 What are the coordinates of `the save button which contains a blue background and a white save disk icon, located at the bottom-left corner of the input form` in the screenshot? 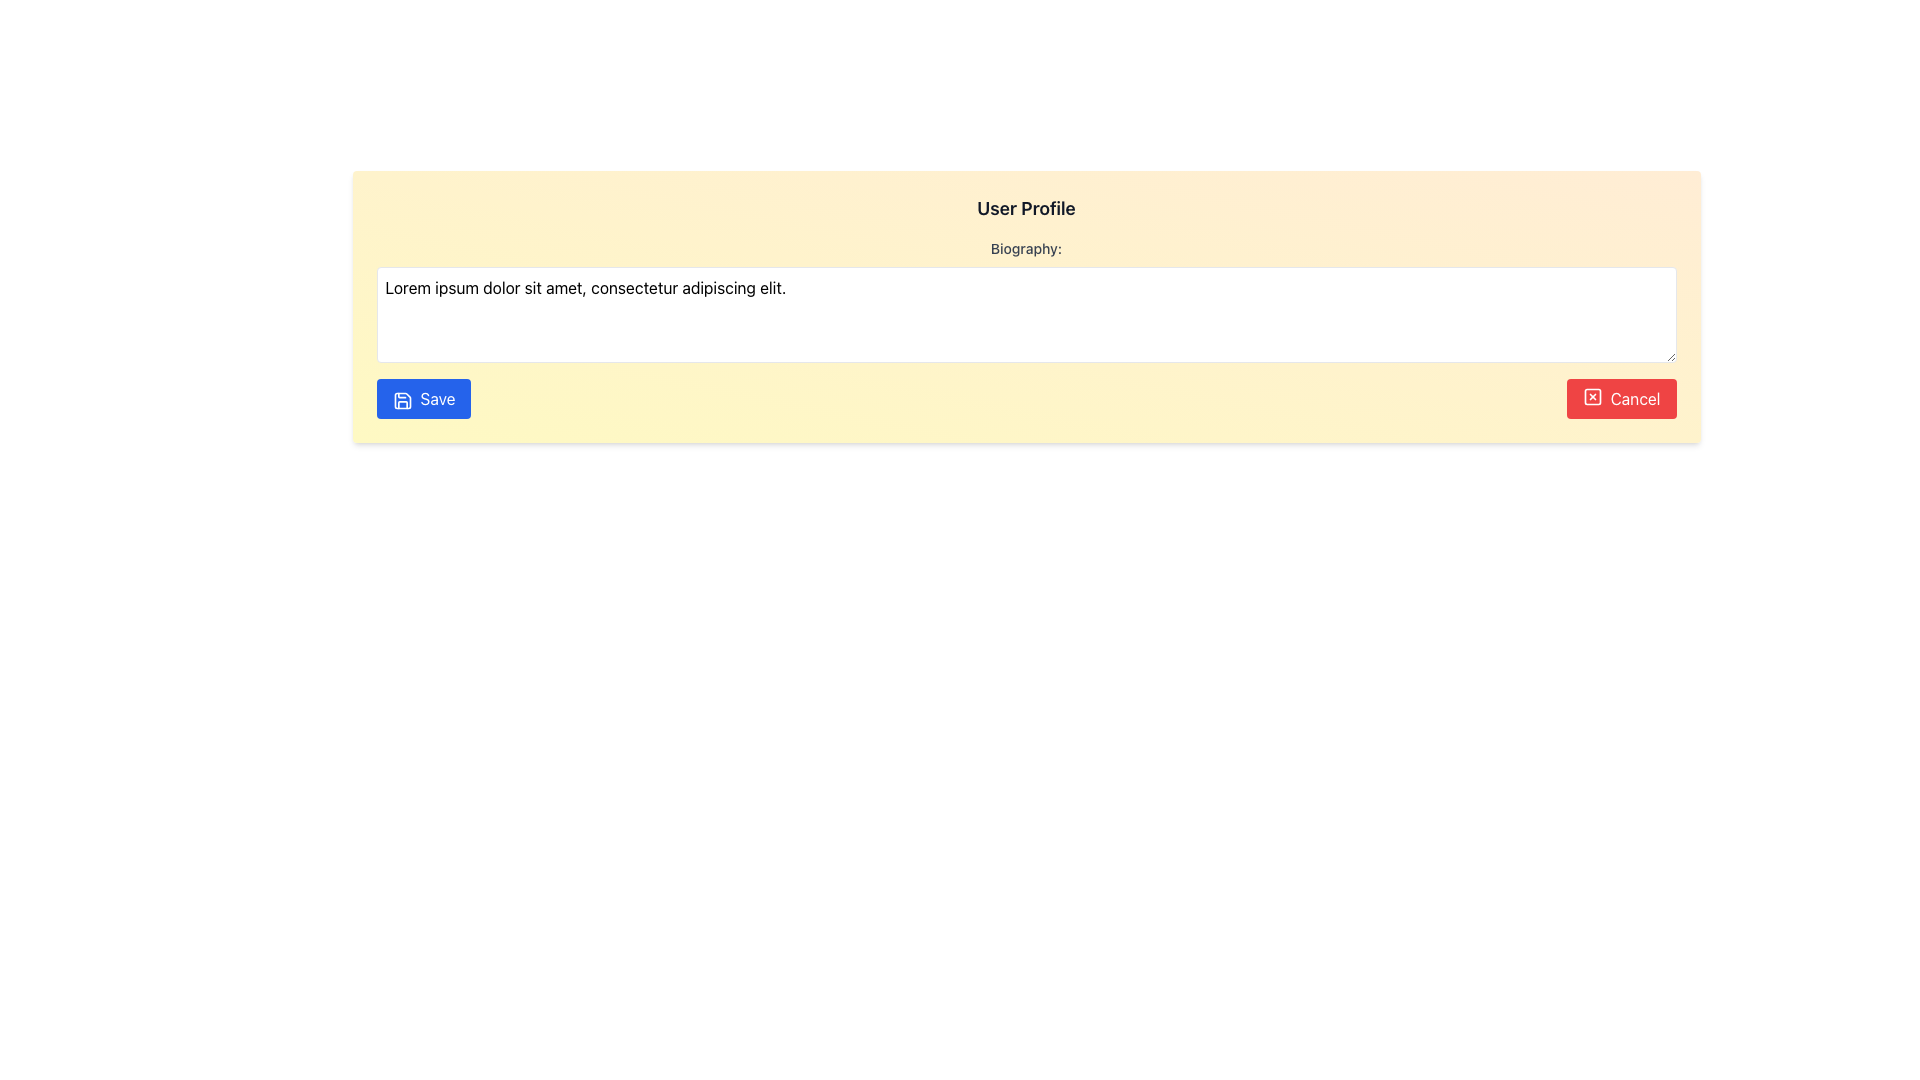 It's located at (401, 400).